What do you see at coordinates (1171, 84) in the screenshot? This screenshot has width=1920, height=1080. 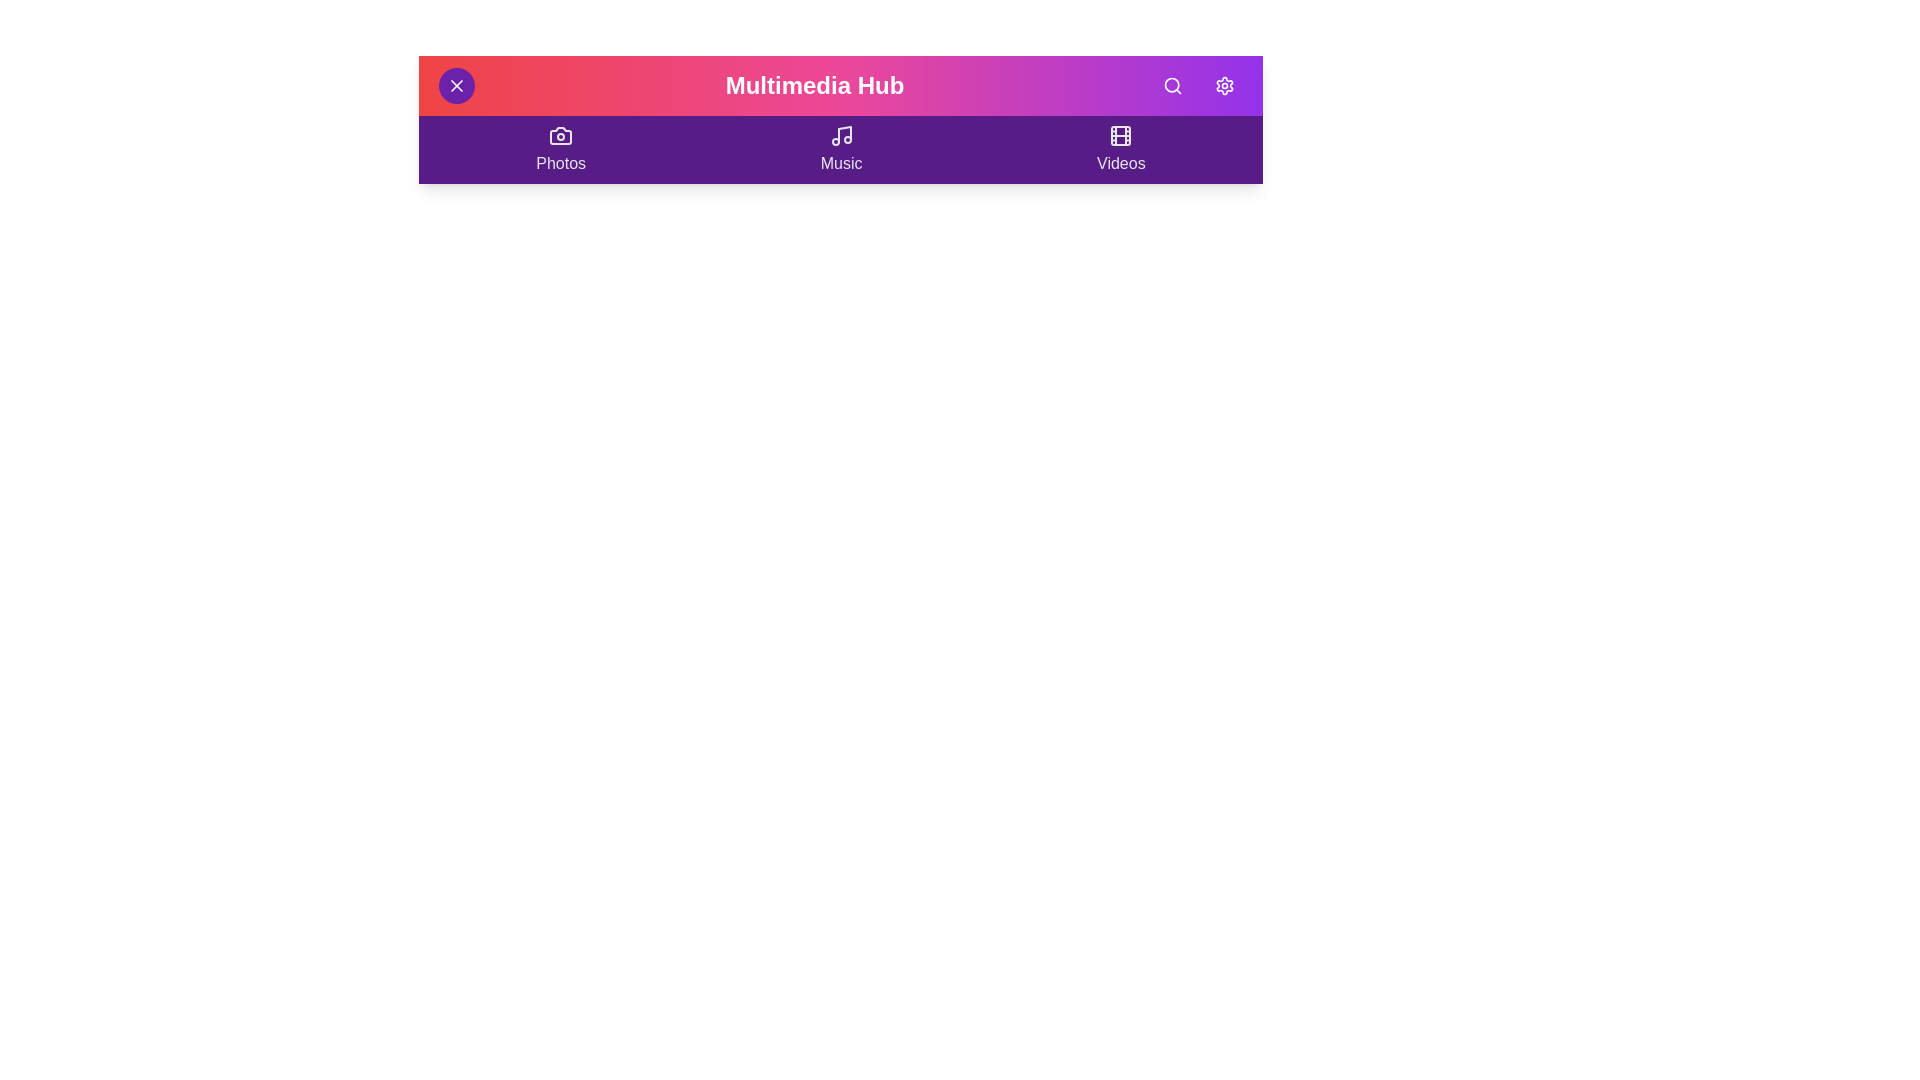 I see `the search button to initiate the search functionality` at bounding box center [1171, 84].